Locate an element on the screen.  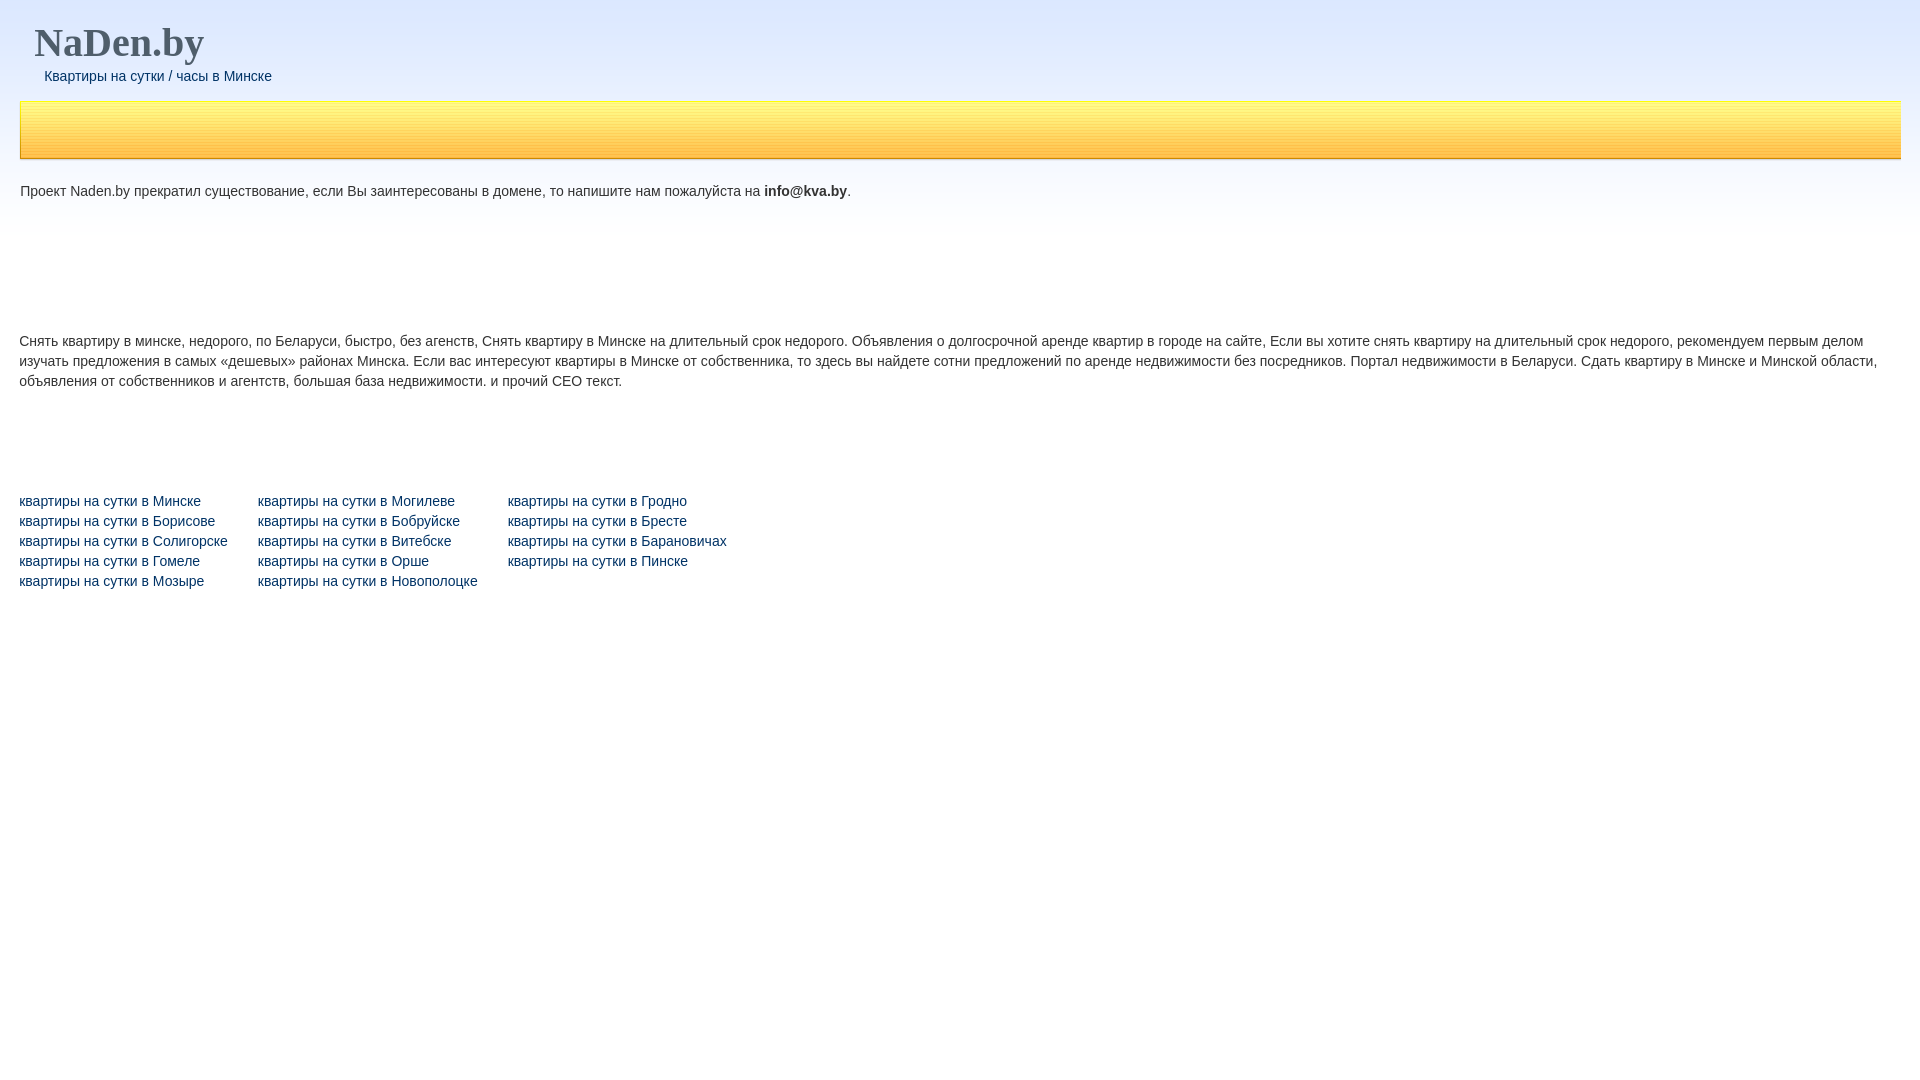
'NaDen.by' is located at coordinates (118, 42).